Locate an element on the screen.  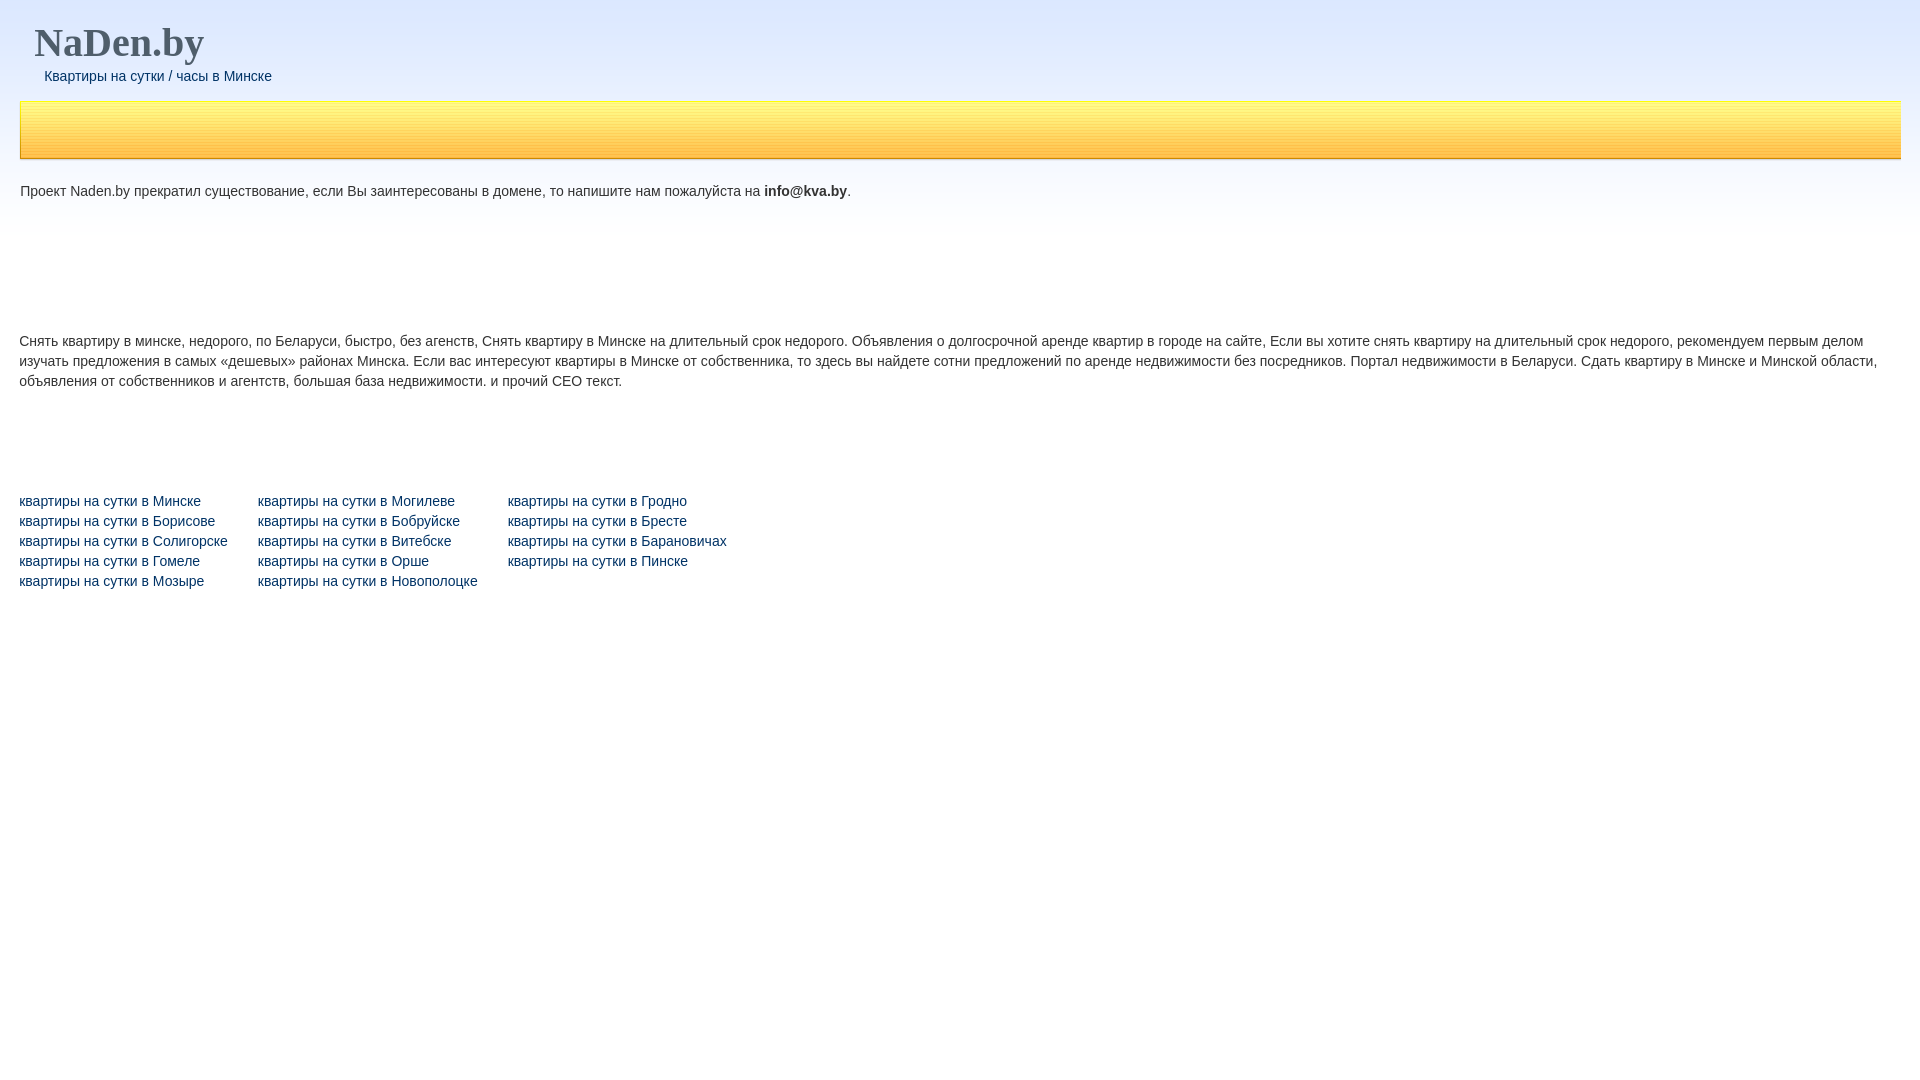
'NaDen.by' is located at coordinates (118, 42).